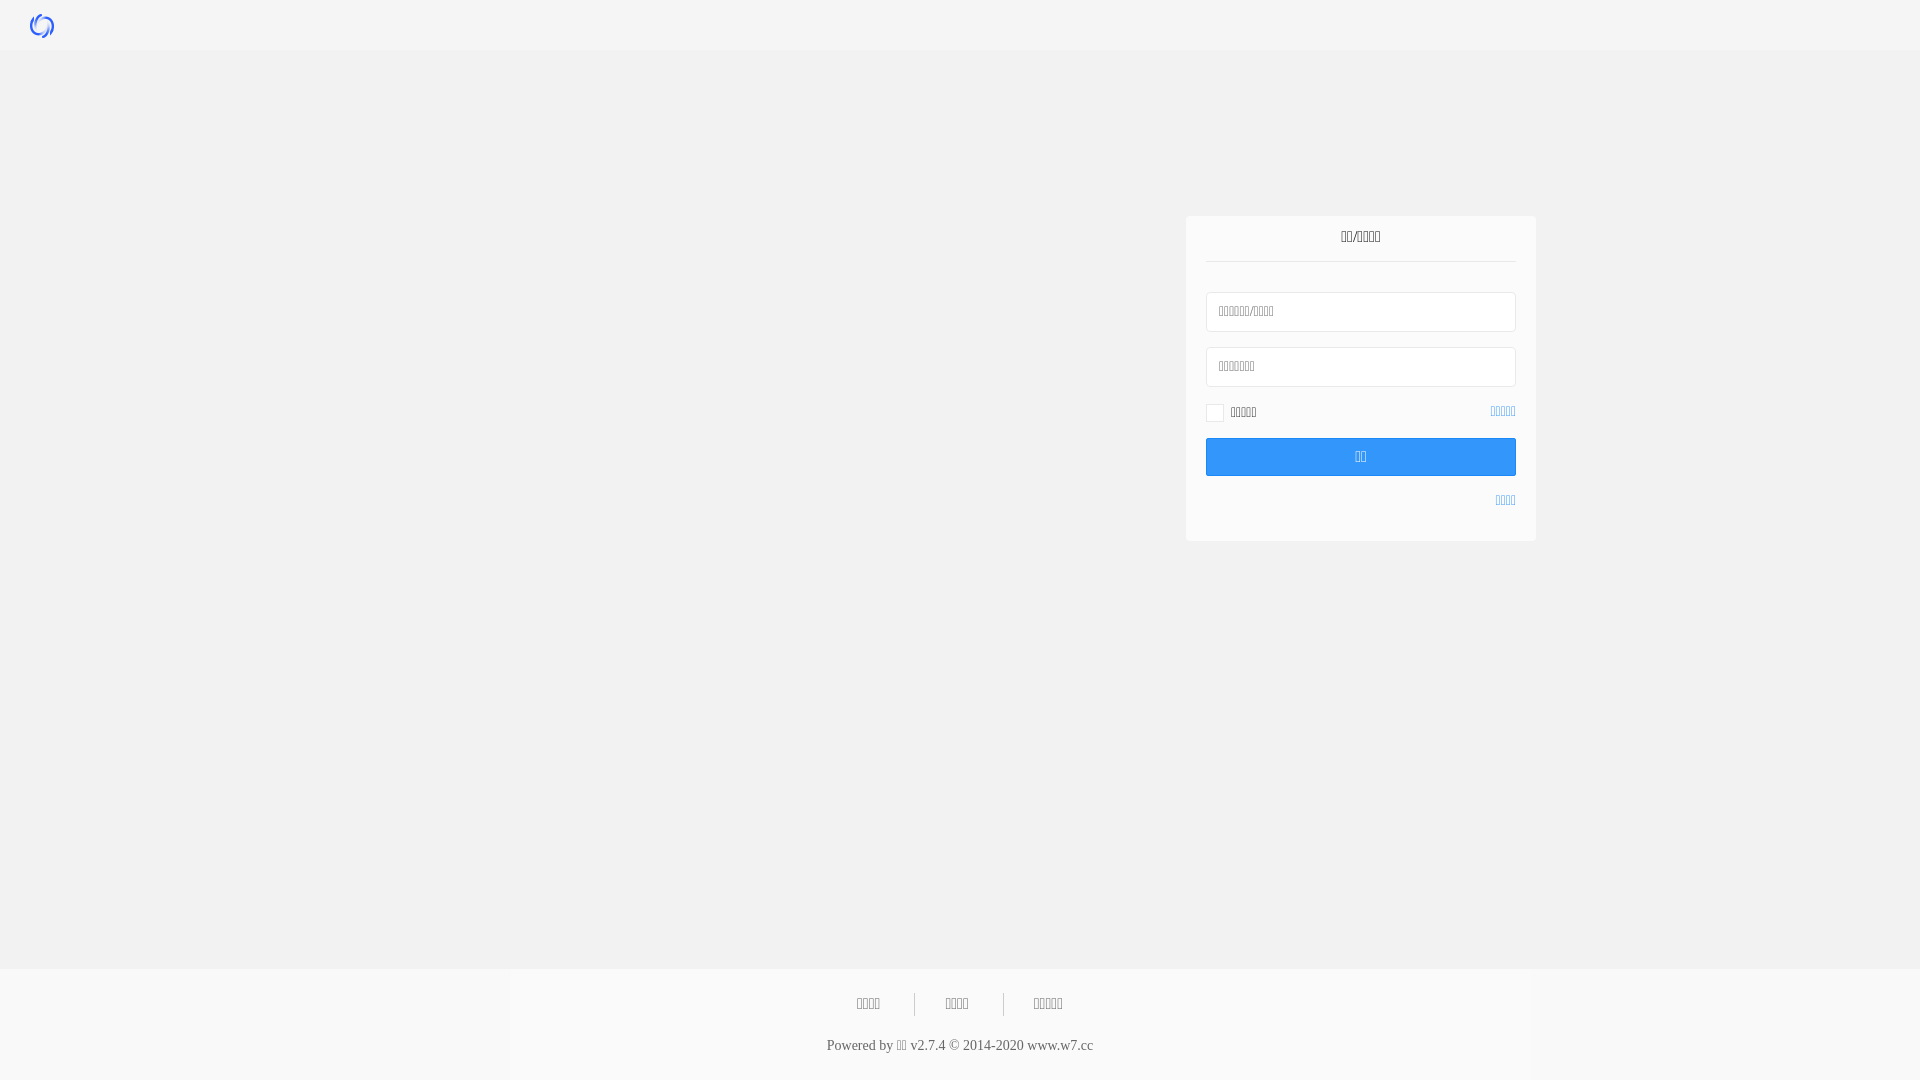 Image resolution: width=1920 pixels, height=1080 pixels. I want to click on 'www.w7.cc', so click(1059, 1044).